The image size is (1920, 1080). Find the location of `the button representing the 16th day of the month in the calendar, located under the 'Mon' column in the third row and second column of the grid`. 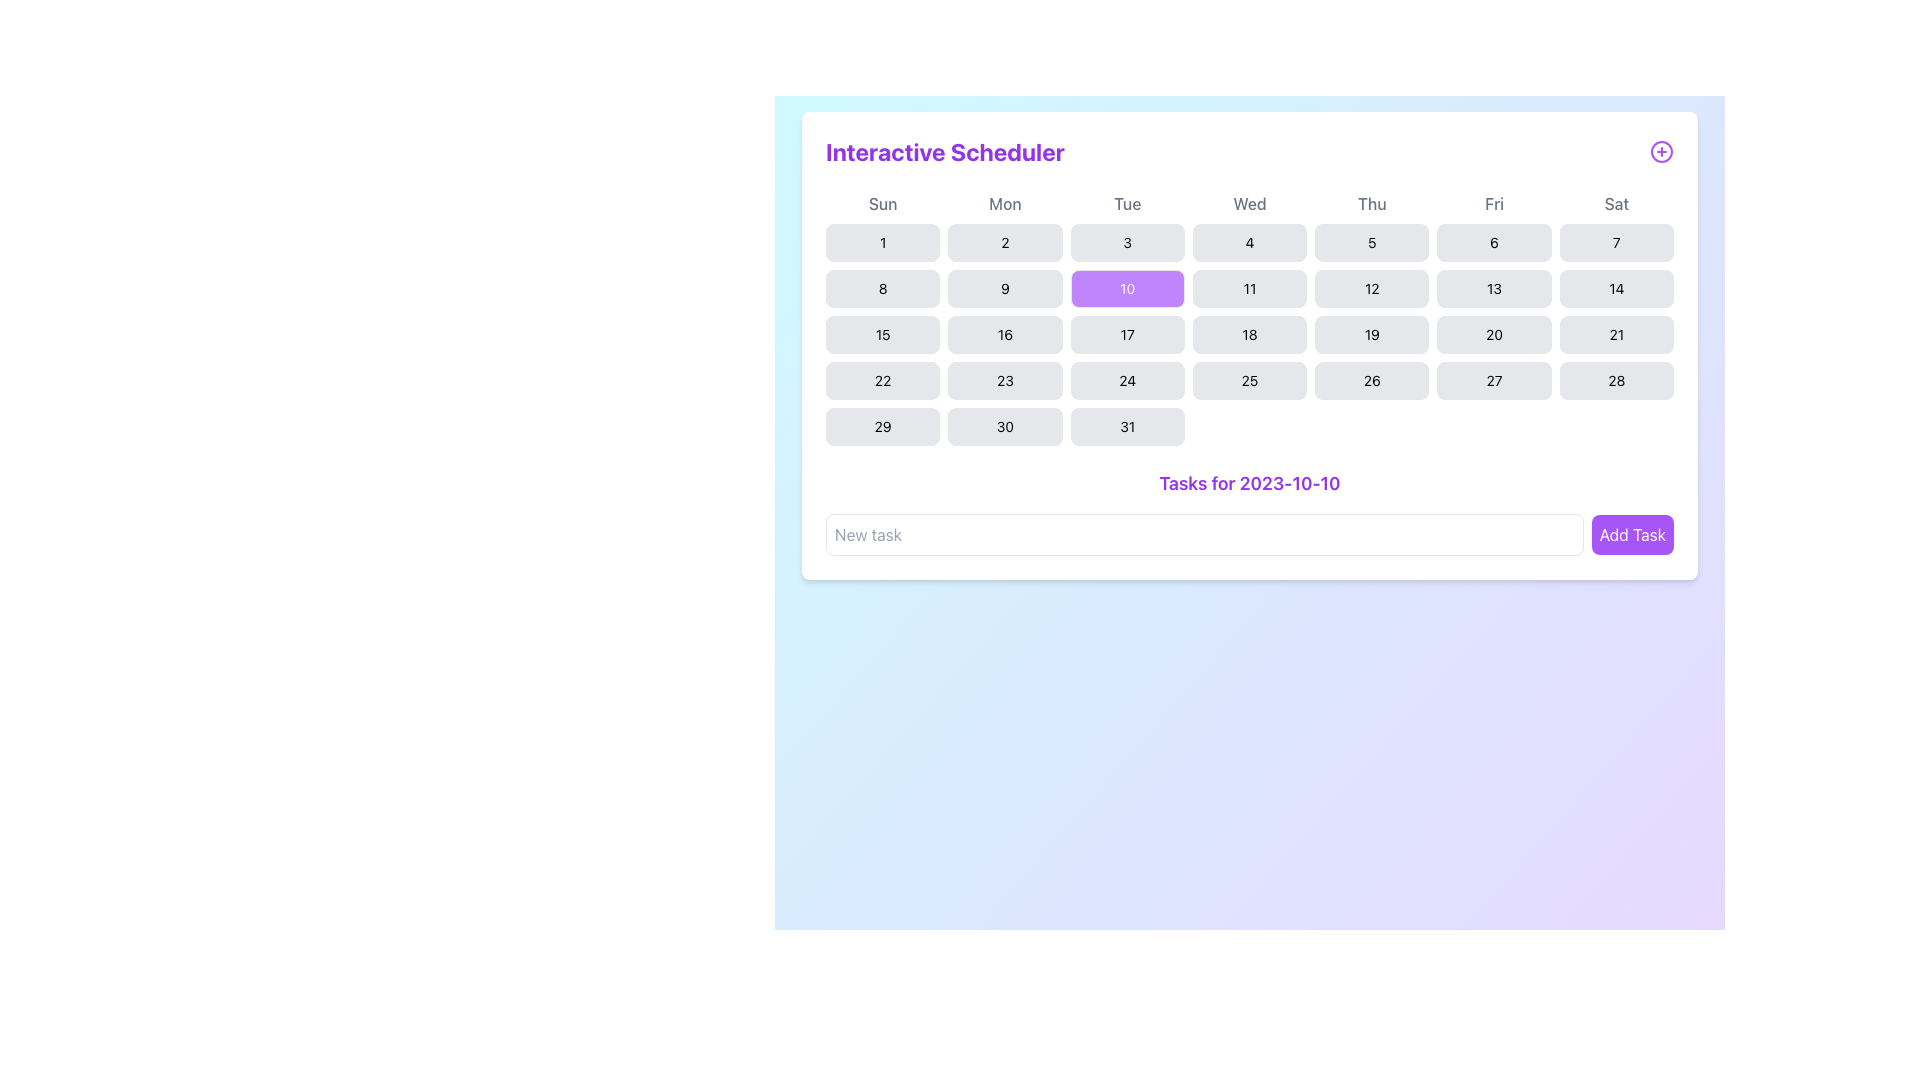

the button representing the 16th day of the month in the calendar, located under the 'Mon' column in the third row and second column of the grid is located at coordinates (1005, 334).